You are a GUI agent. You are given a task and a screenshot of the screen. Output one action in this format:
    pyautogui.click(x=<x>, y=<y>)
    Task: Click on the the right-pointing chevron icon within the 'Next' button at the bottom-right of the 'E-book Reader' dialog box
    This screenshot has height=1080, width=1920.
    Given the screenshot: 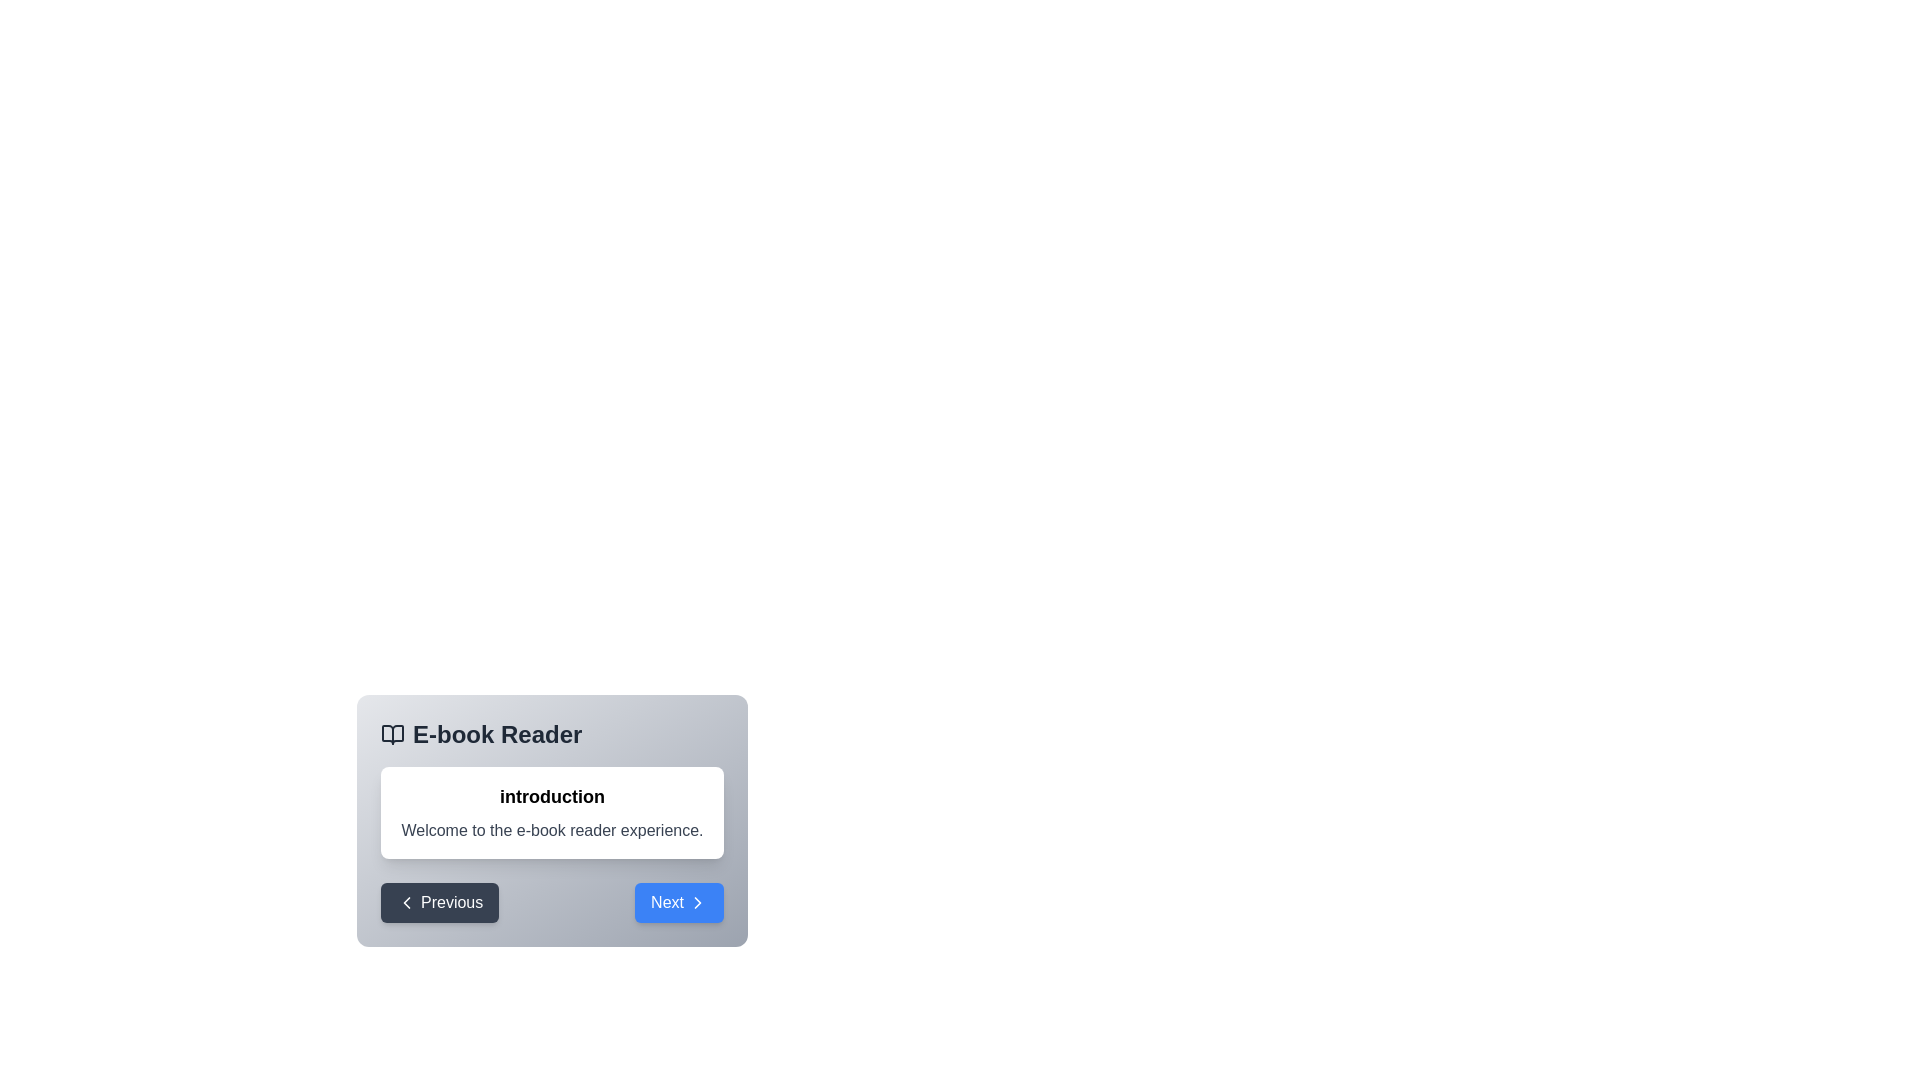 What is the action you would take?
    pyautogui.click(x=697, y=902)
    